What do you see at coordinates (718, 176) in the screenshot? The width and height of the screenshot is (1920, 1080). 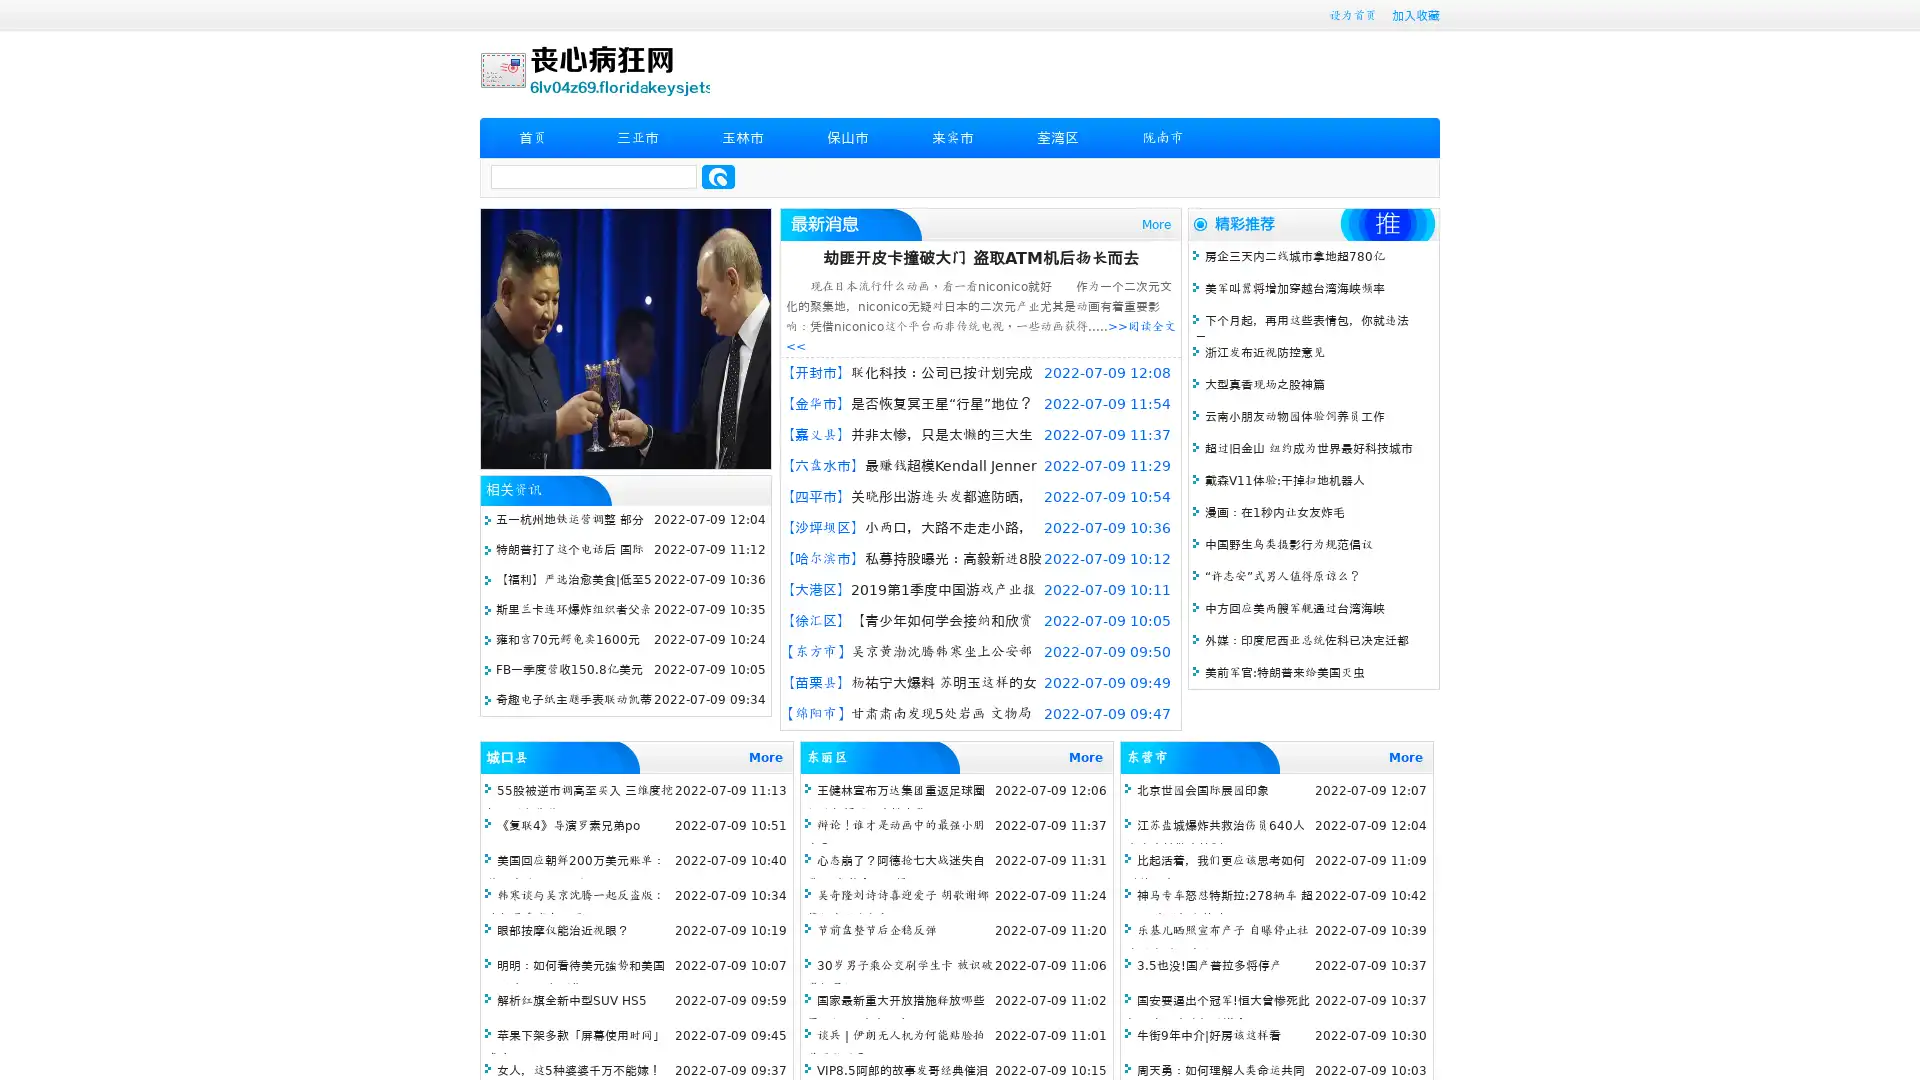 I see `Search` at bounding box center [718, 176].